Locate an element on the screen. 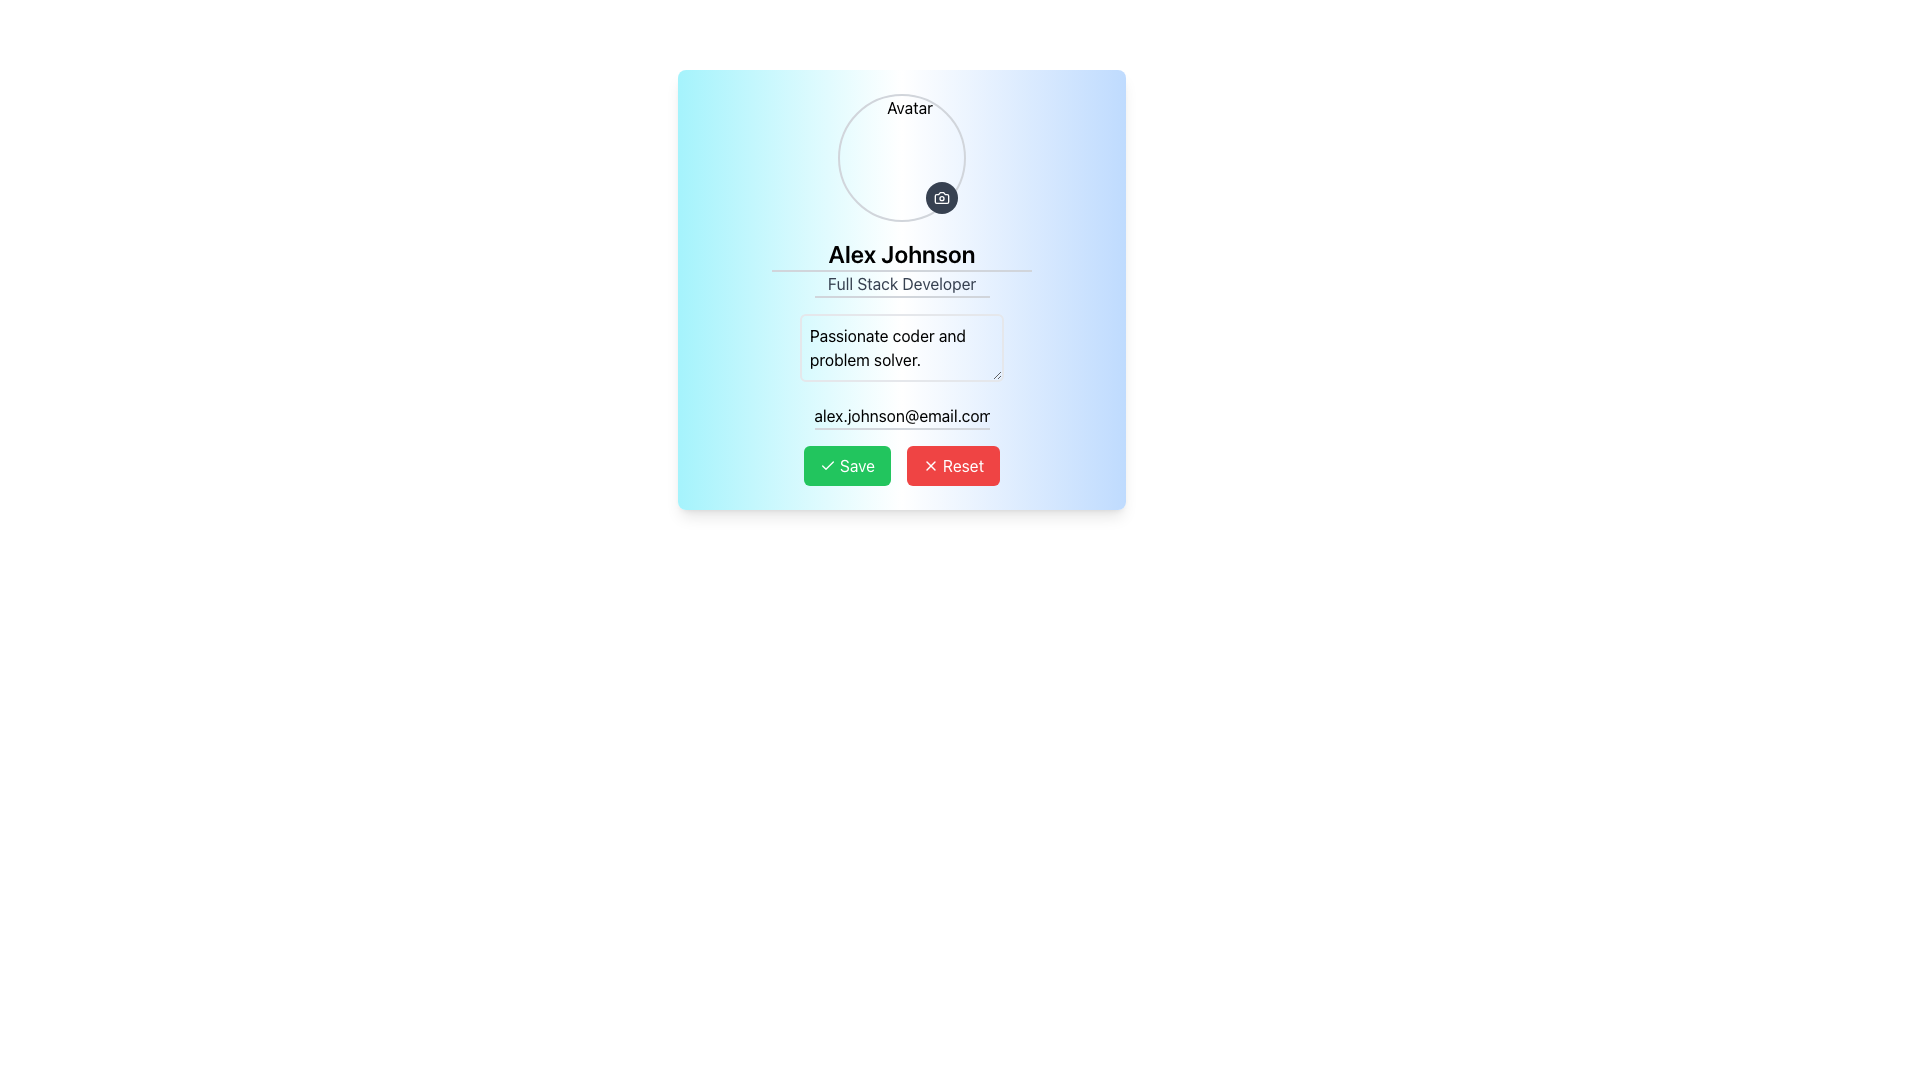 The height and width of the screenshot is (1080, 1920). the text input field for entering the profession or job title, located below the label 'Alex Johnson' is located at coordinates (901, 285).